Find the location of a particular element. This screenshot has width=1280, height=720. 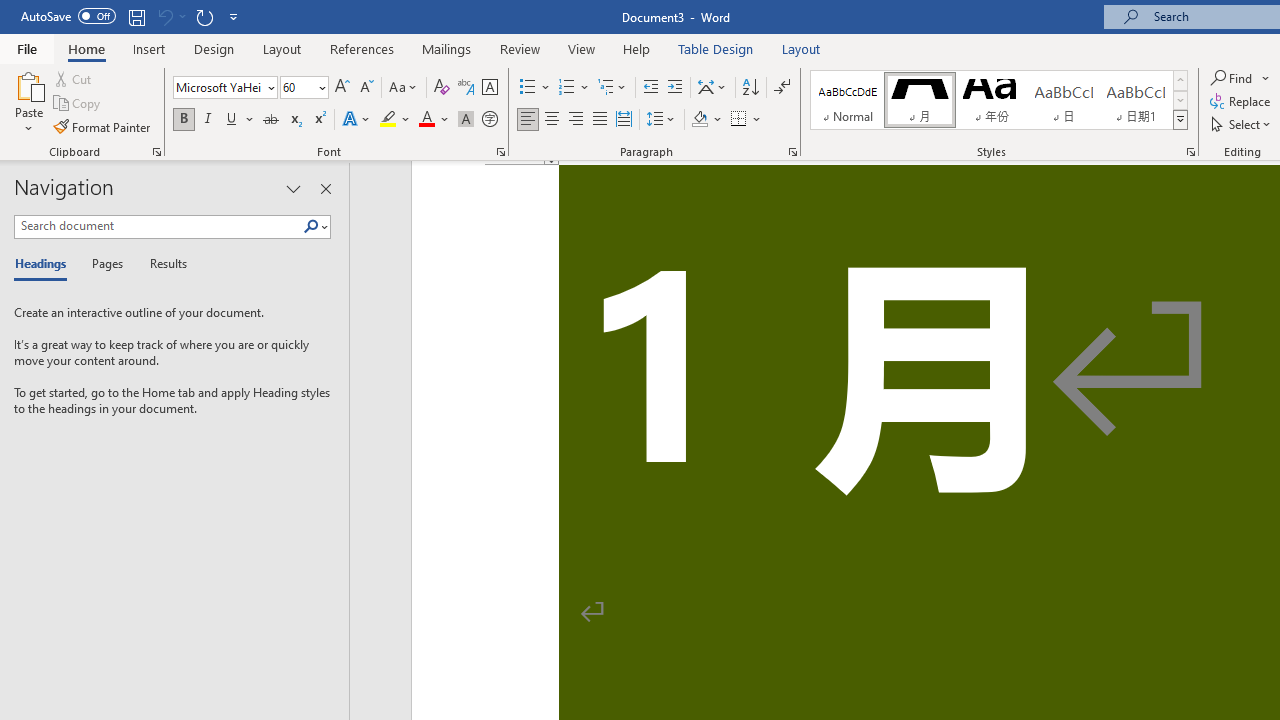

'AutomationID: QuickStylesGallery' is located at coordinates (999, 100).